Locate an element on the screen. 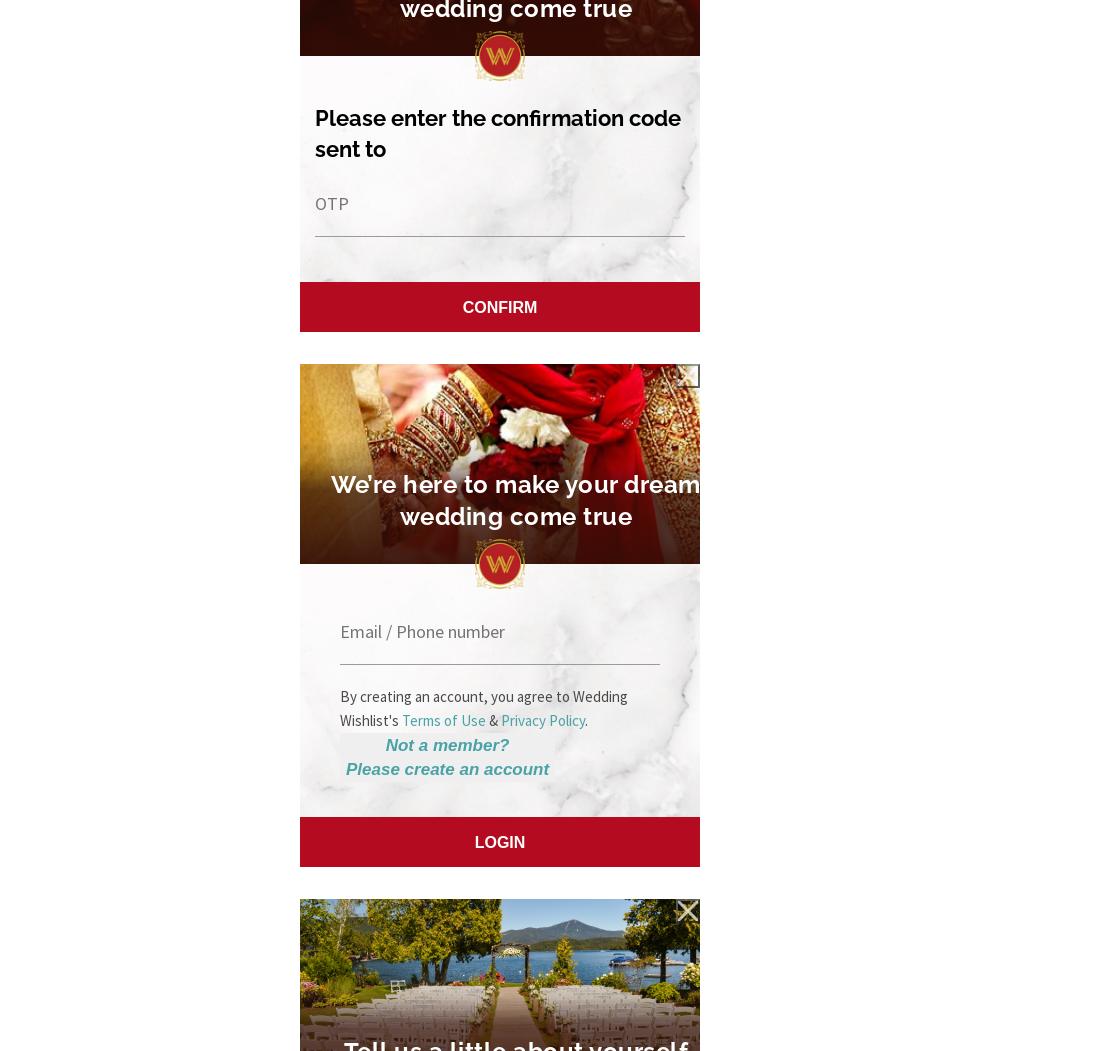 This screenshot has height=1051, width=1113. 'Privacy Policy' is located at coordinates (543, 718).